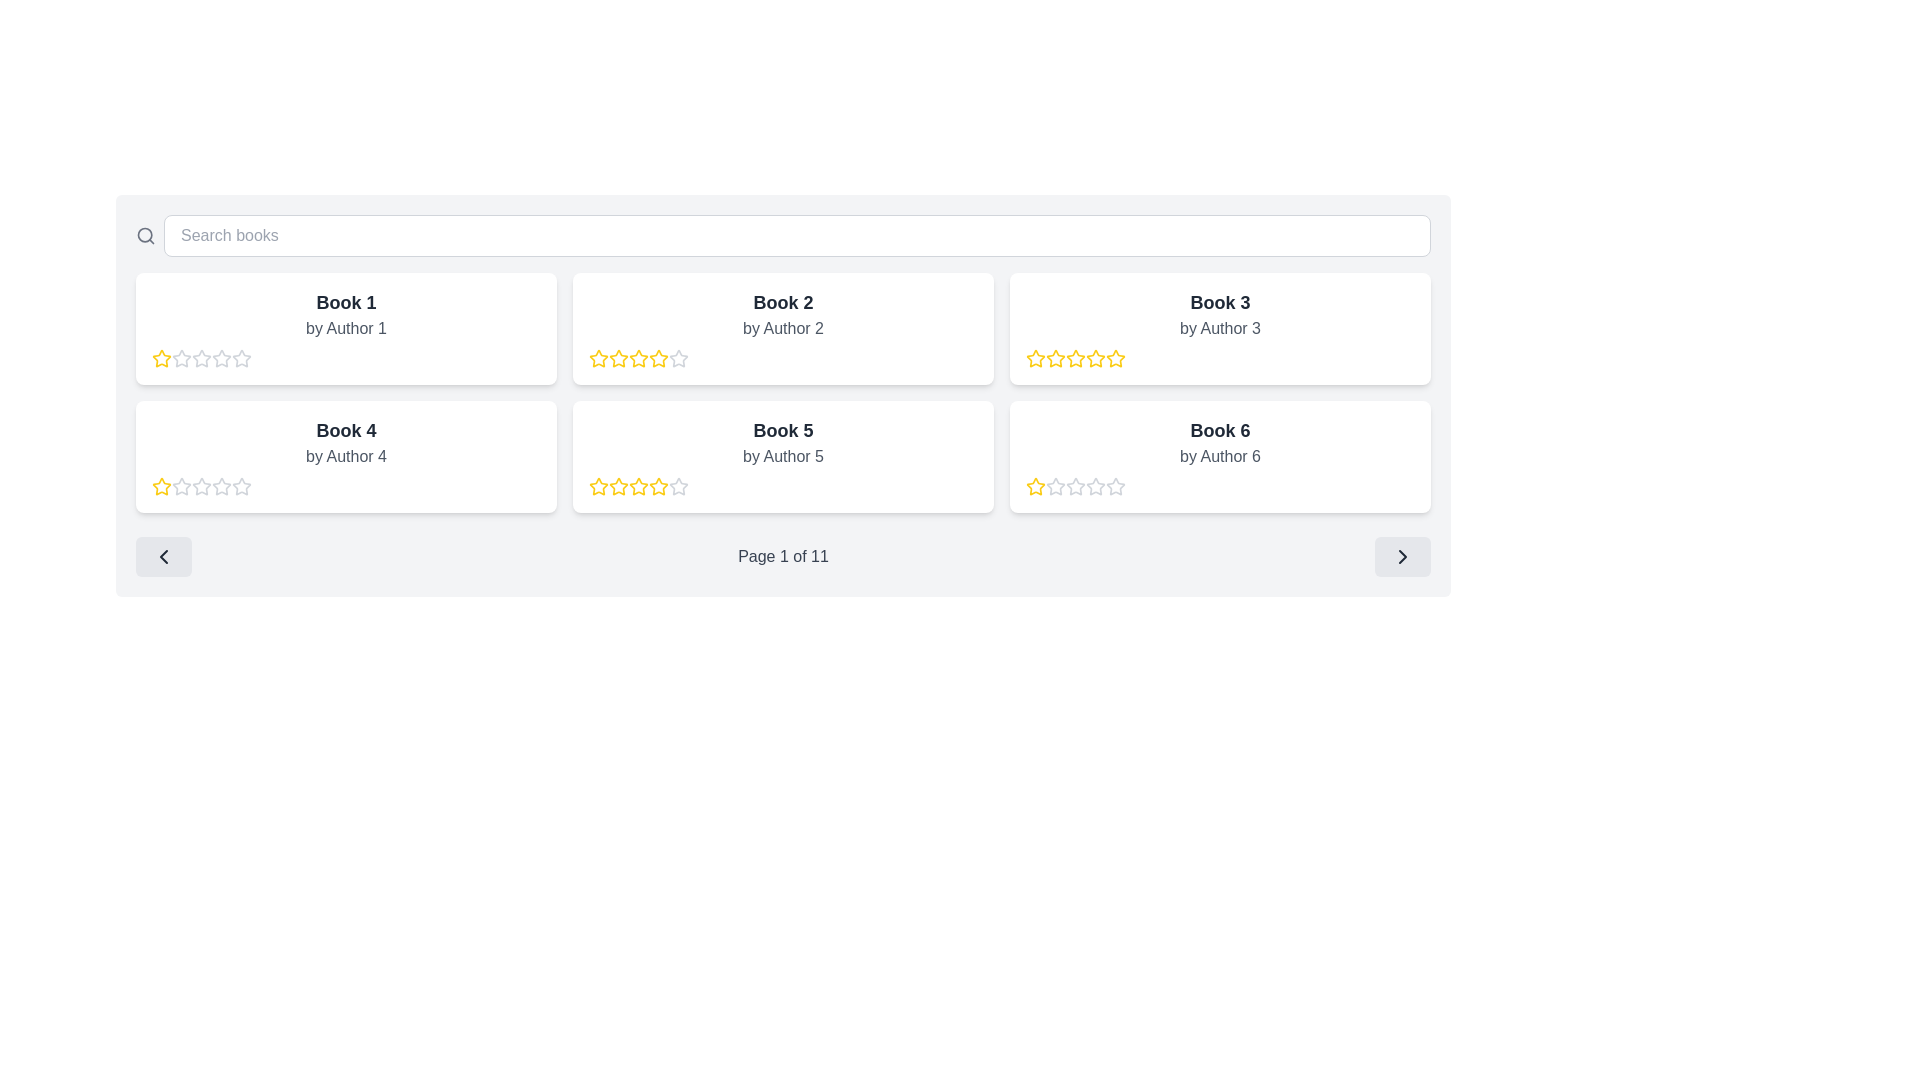  I want to click on the navigation button that advances to the next page in the pagination section labeled 'Page 1 of 11', so click(1401, 556).